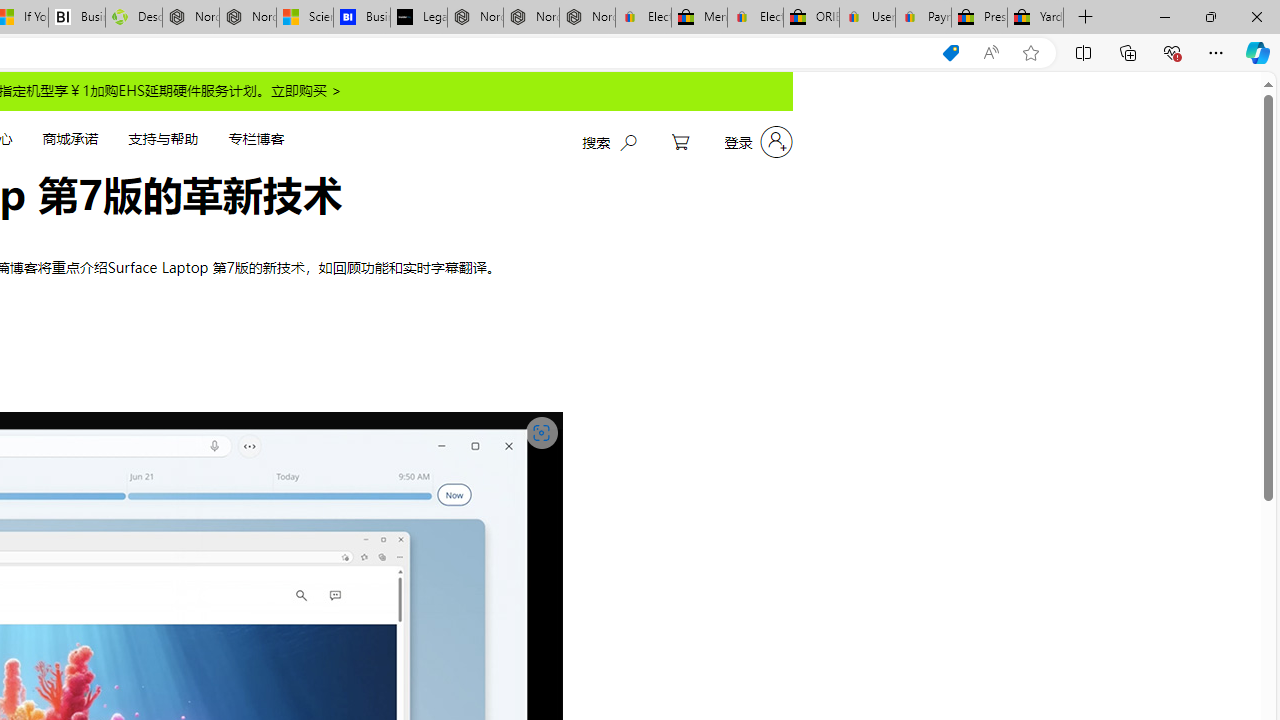  I want to click on 'Press Room - eBay Inc.', so click(979, 17).